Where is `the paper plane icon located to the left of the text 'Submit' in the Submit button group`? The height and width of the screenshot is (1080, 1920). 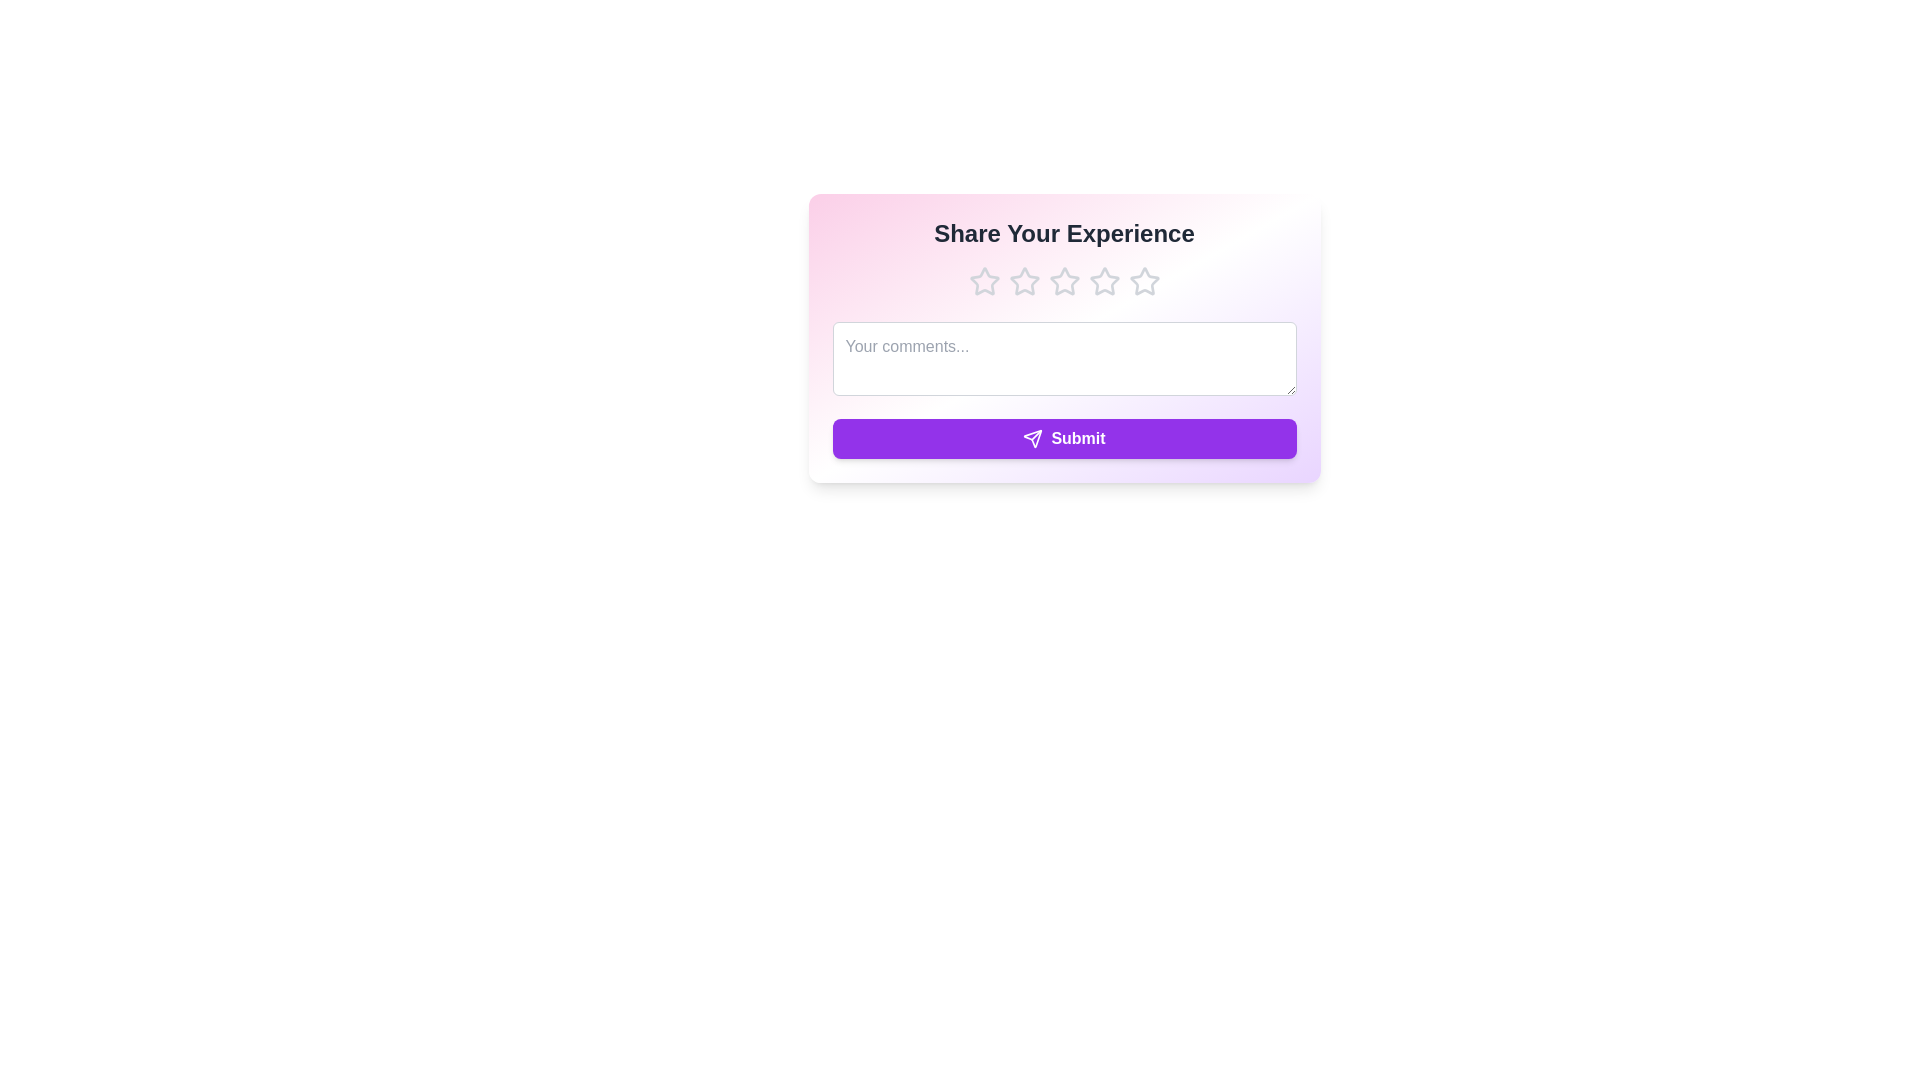
the paper plane icon located to the left of the text 'Submit' in the Submit button group is located at coordinates (1033, 438).